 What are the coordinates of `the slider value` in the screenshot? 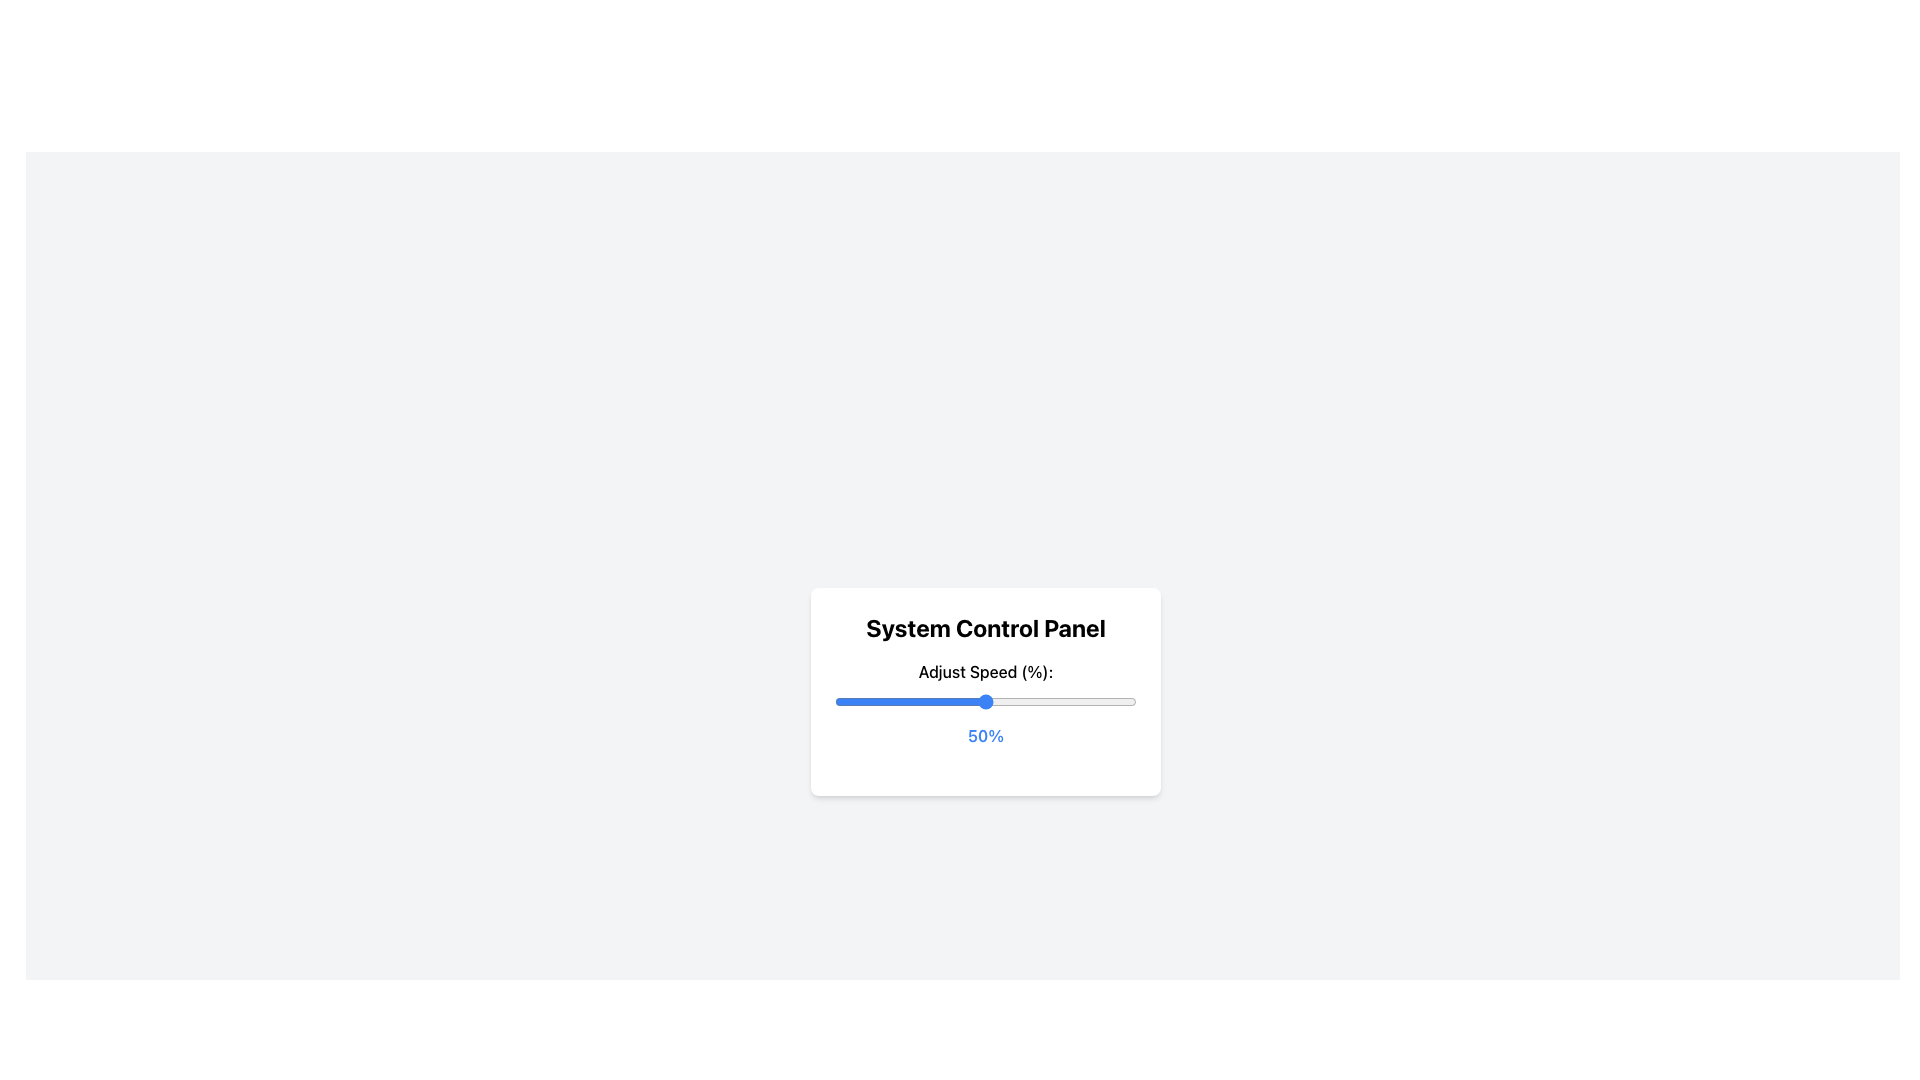 It's located at (880, 701).